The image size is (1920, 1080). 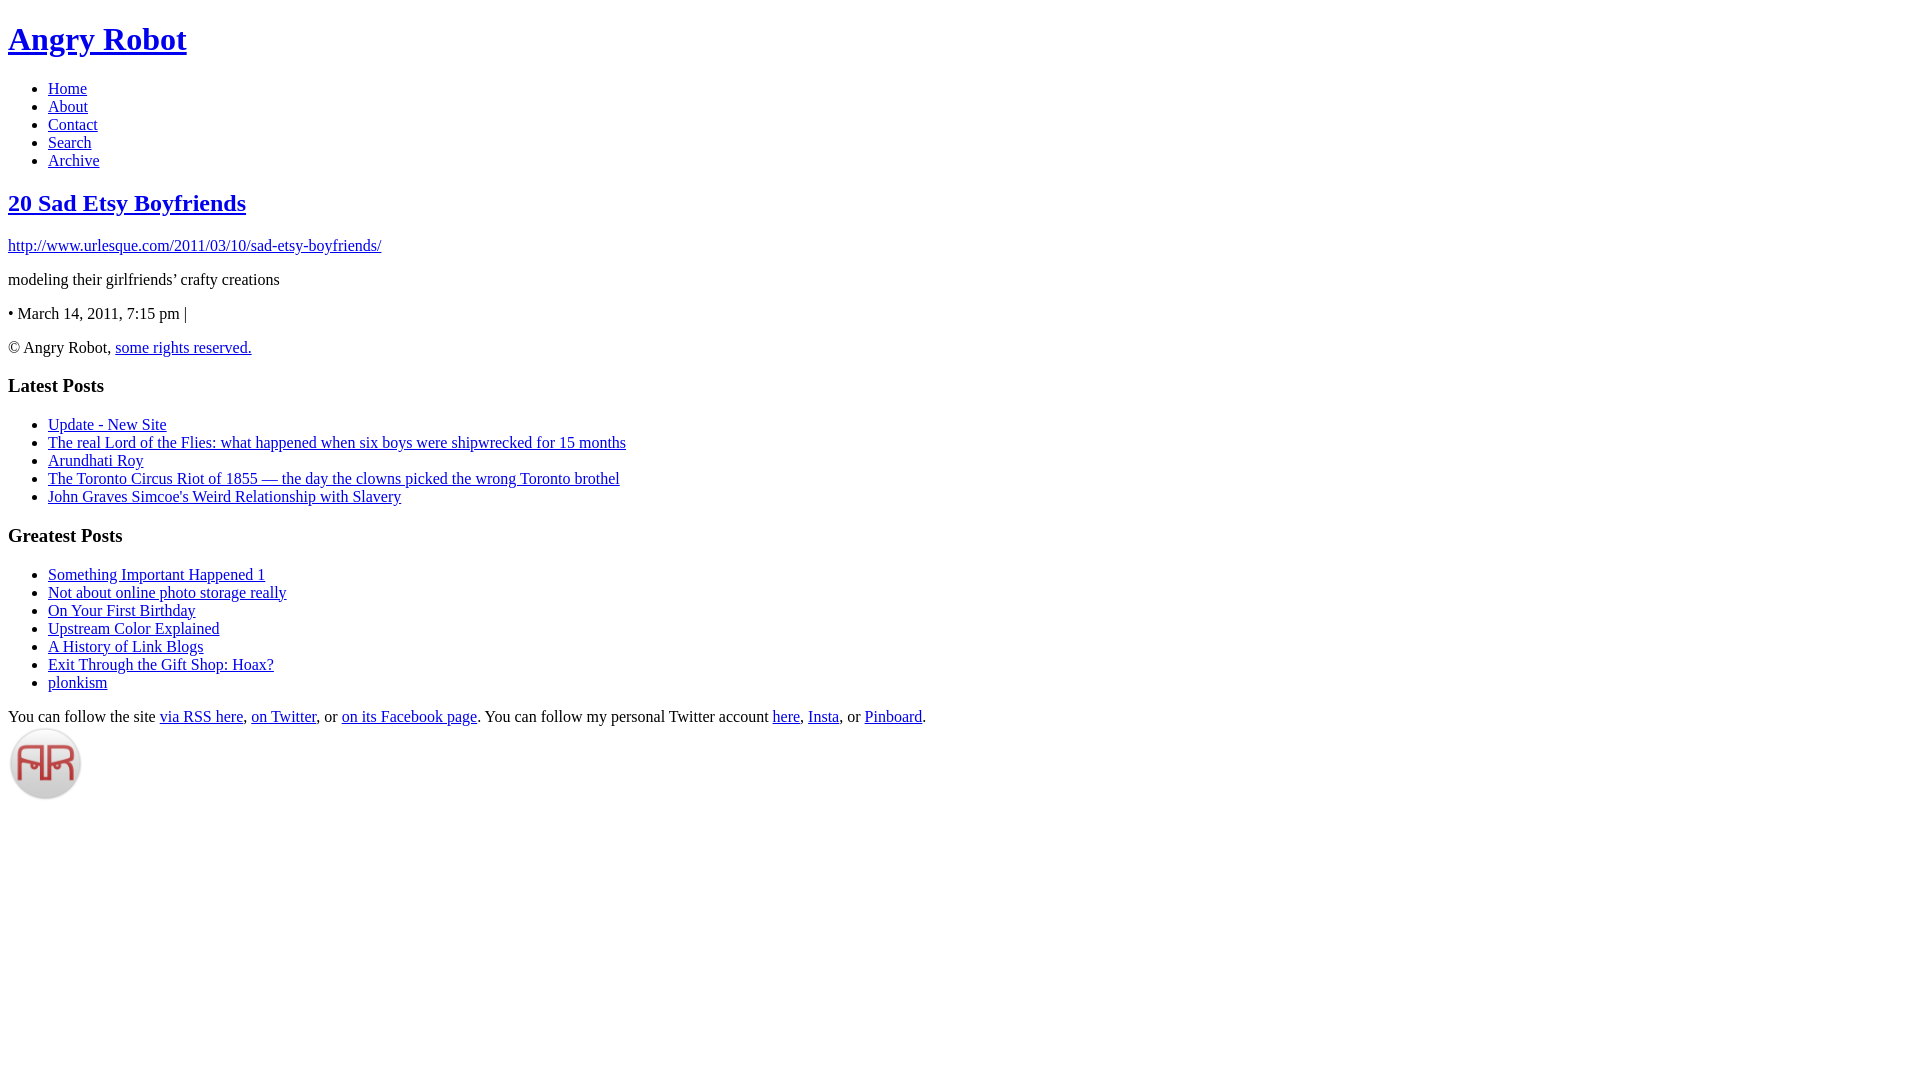 I want to click on 'Not about online photo storage really', so click(x=167, y=591).